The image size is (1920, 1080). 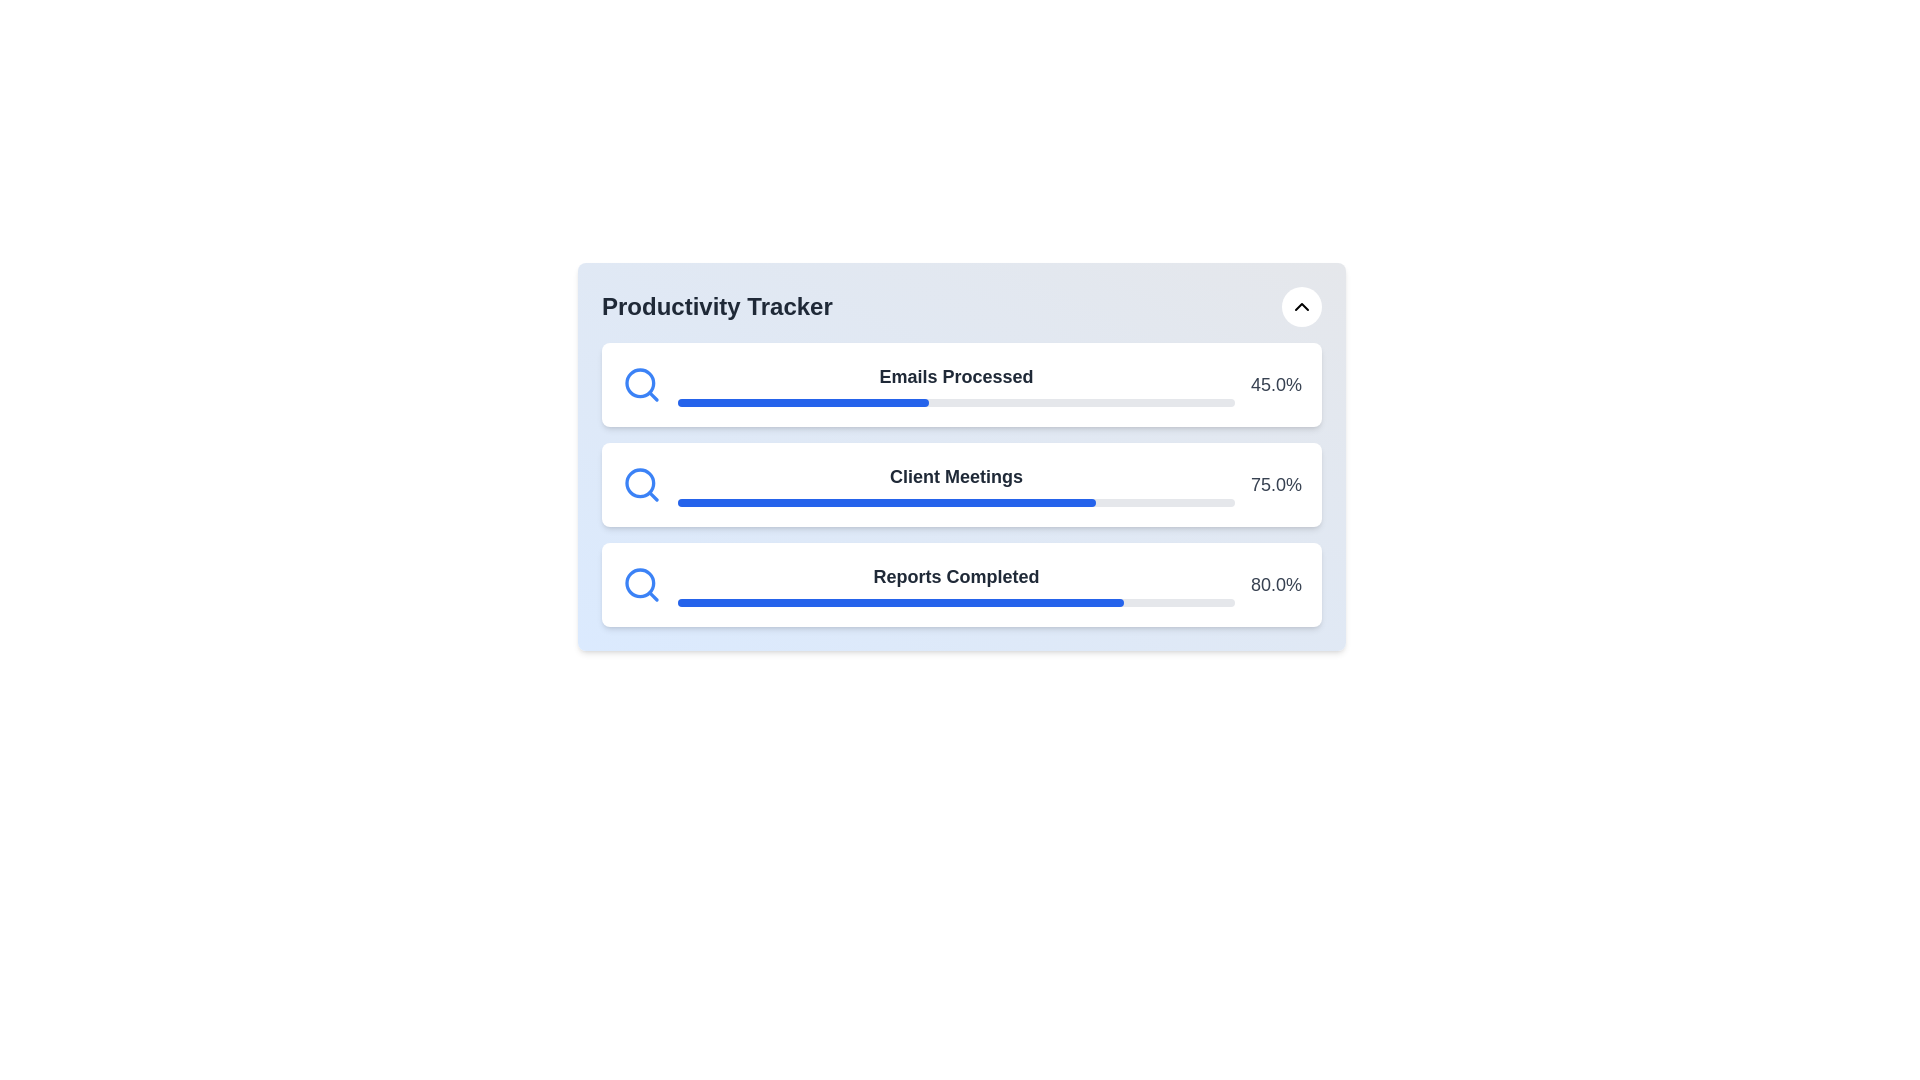 What do you see at coordinates (885, 501) in the screenshot?
I see `the blue progress bar segment representing 75% completion in the 'Client Meetings' section of the productivity tracker` at bounding box center [885, 501].